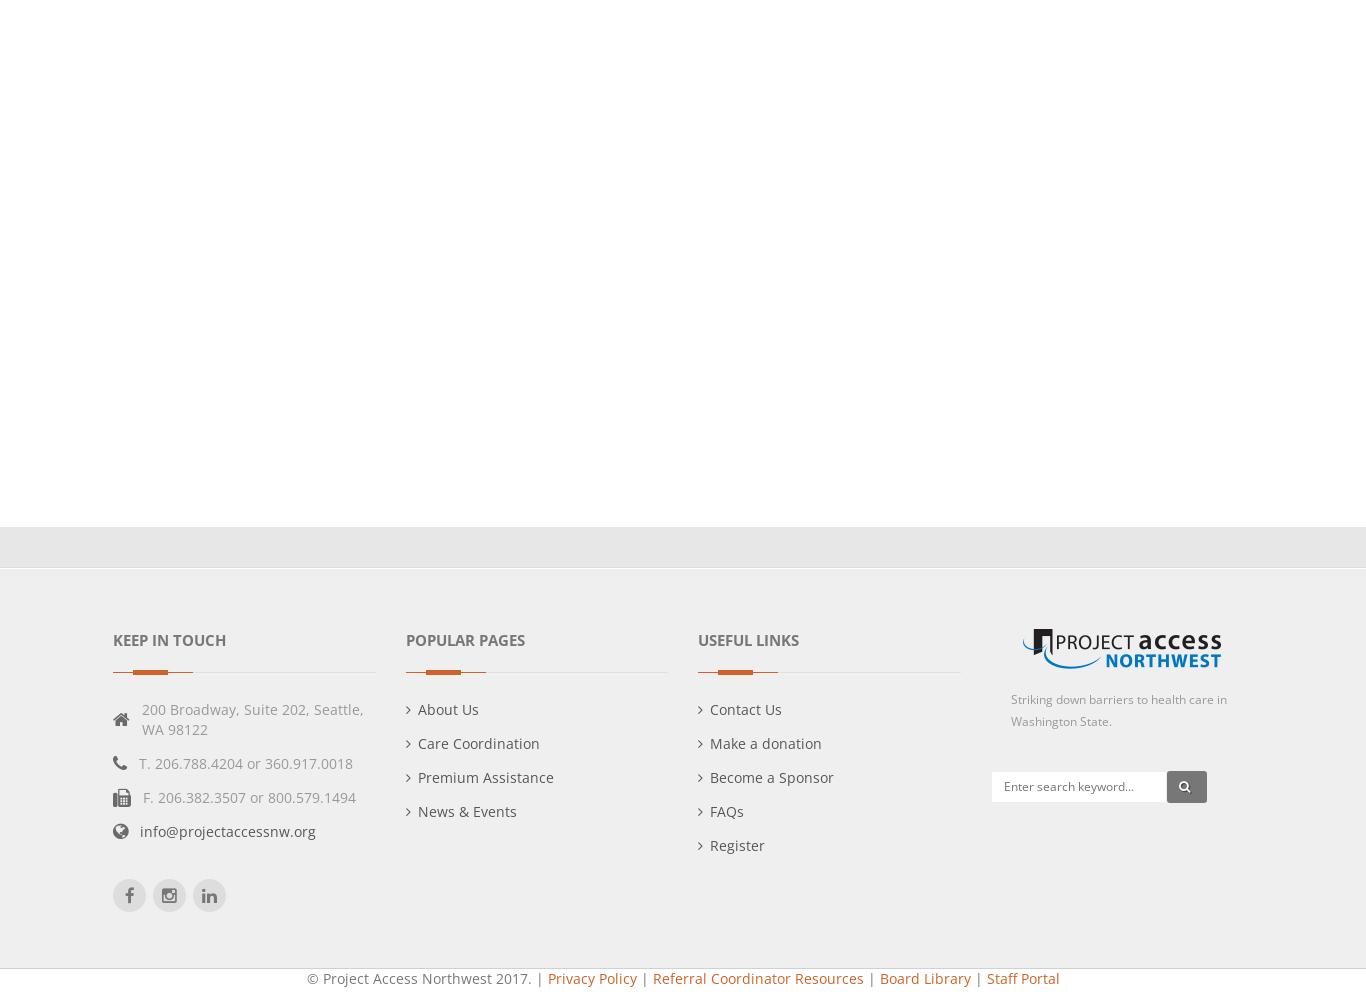  Describe the element at coordinates (766, 741) in the screenshot. I see `'Make a donation'` at that location.